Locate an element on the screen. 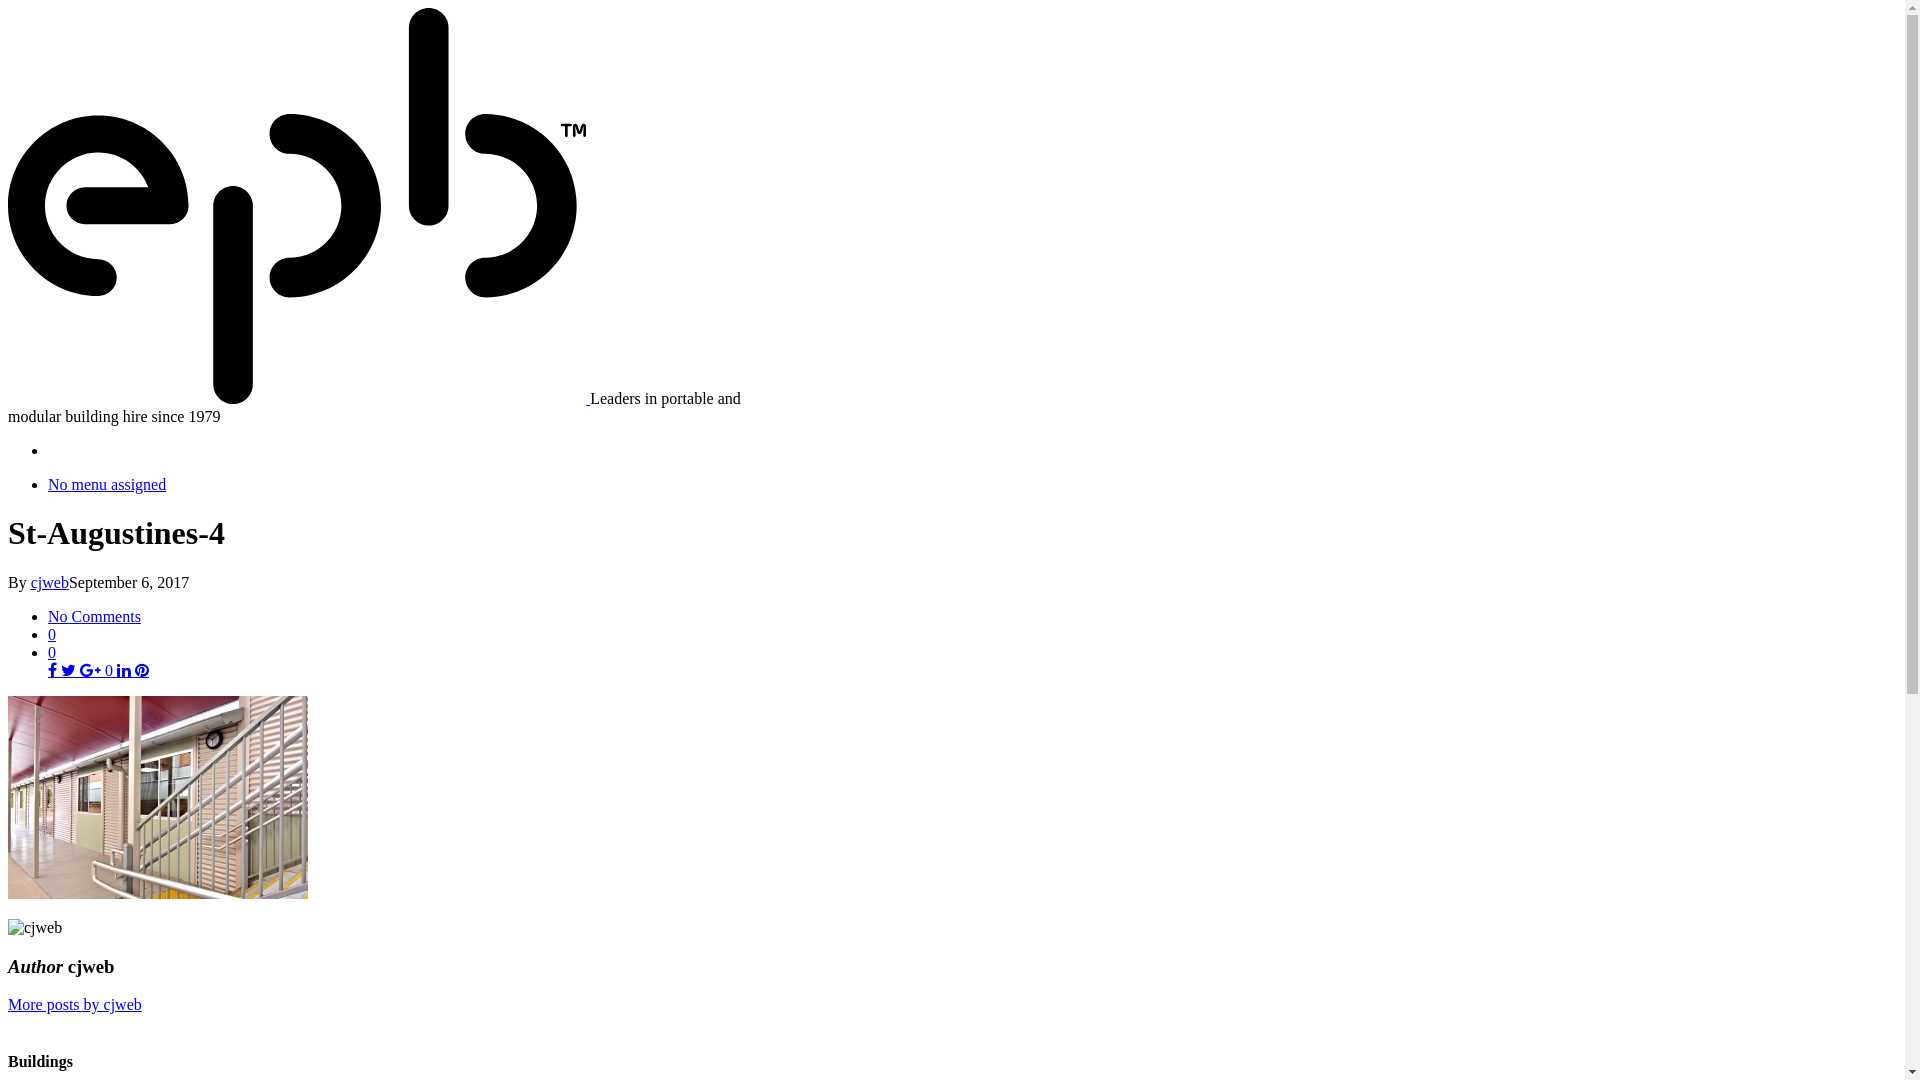 This screenshot has height=1080, width=1920. 'No menu assigned' is located at coordinates (105, 484).